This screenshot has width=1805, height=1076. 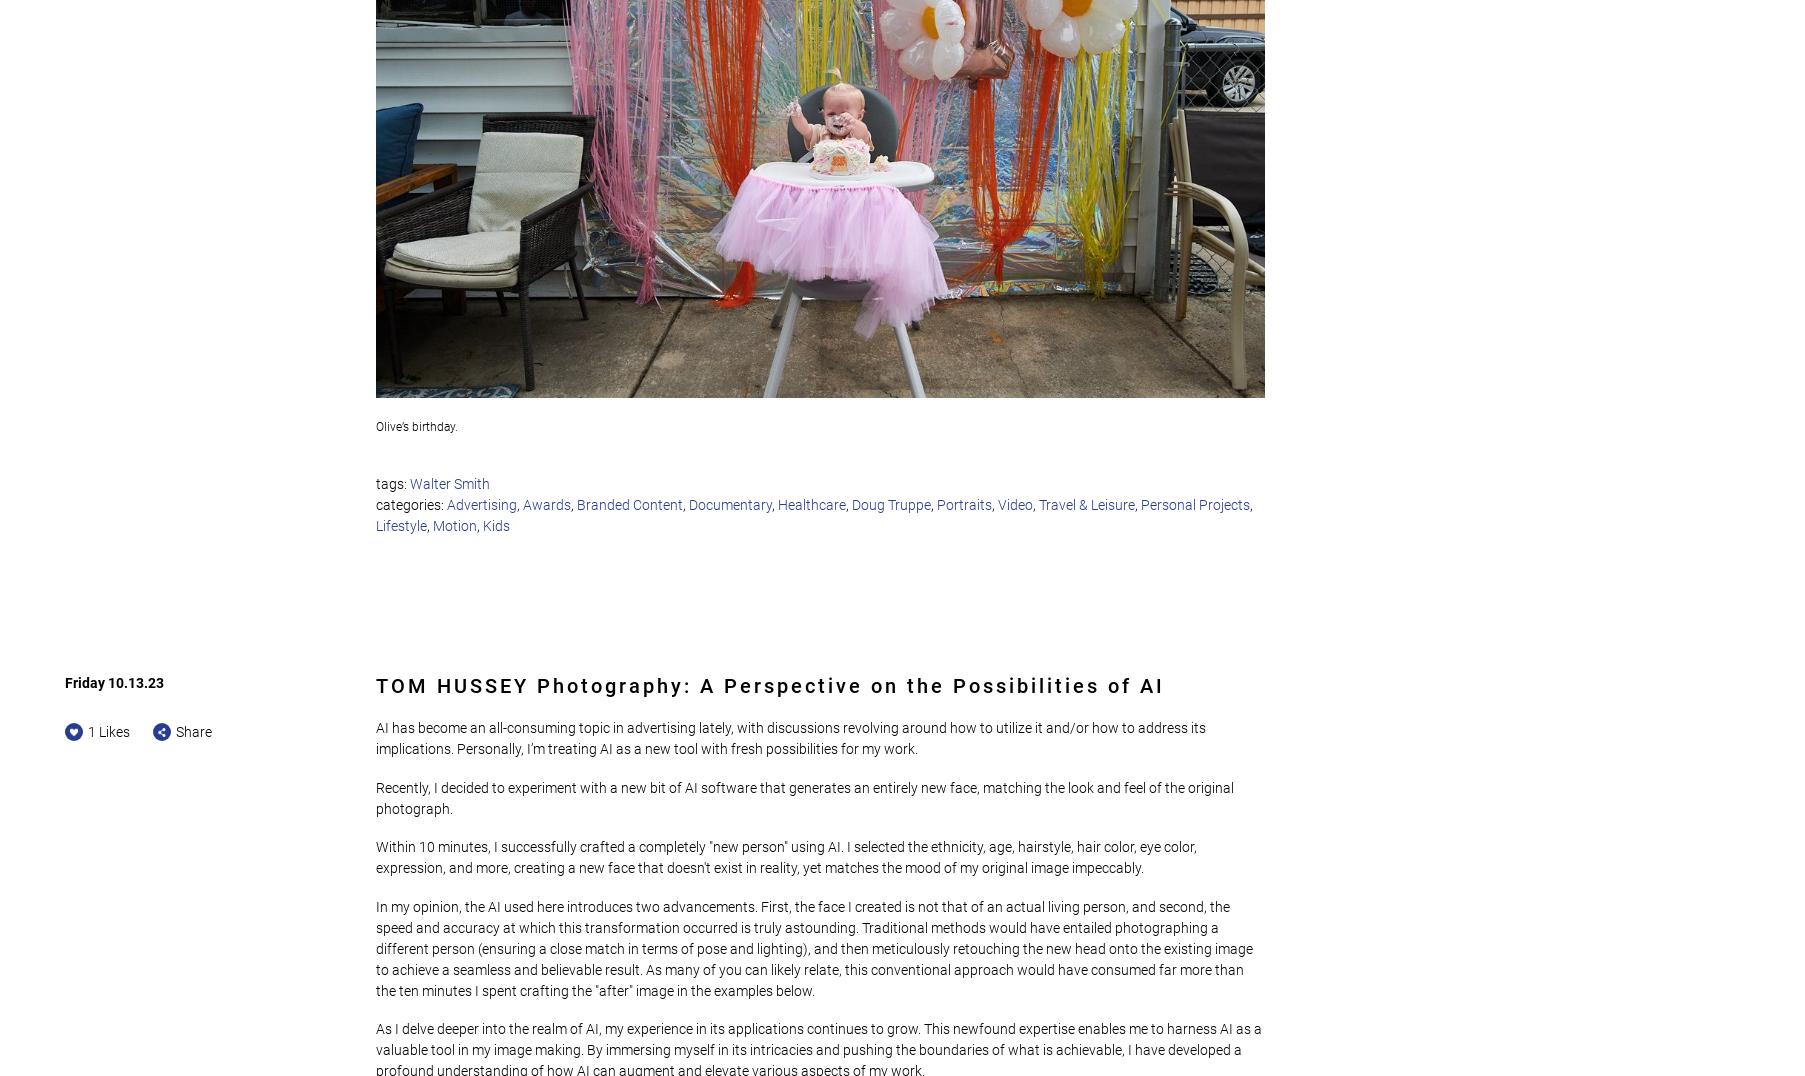 What do you see at coordinates (375, 425) in the screenshot?
I see `'Olive’s birthday.'` at bounding box center [375, 425].